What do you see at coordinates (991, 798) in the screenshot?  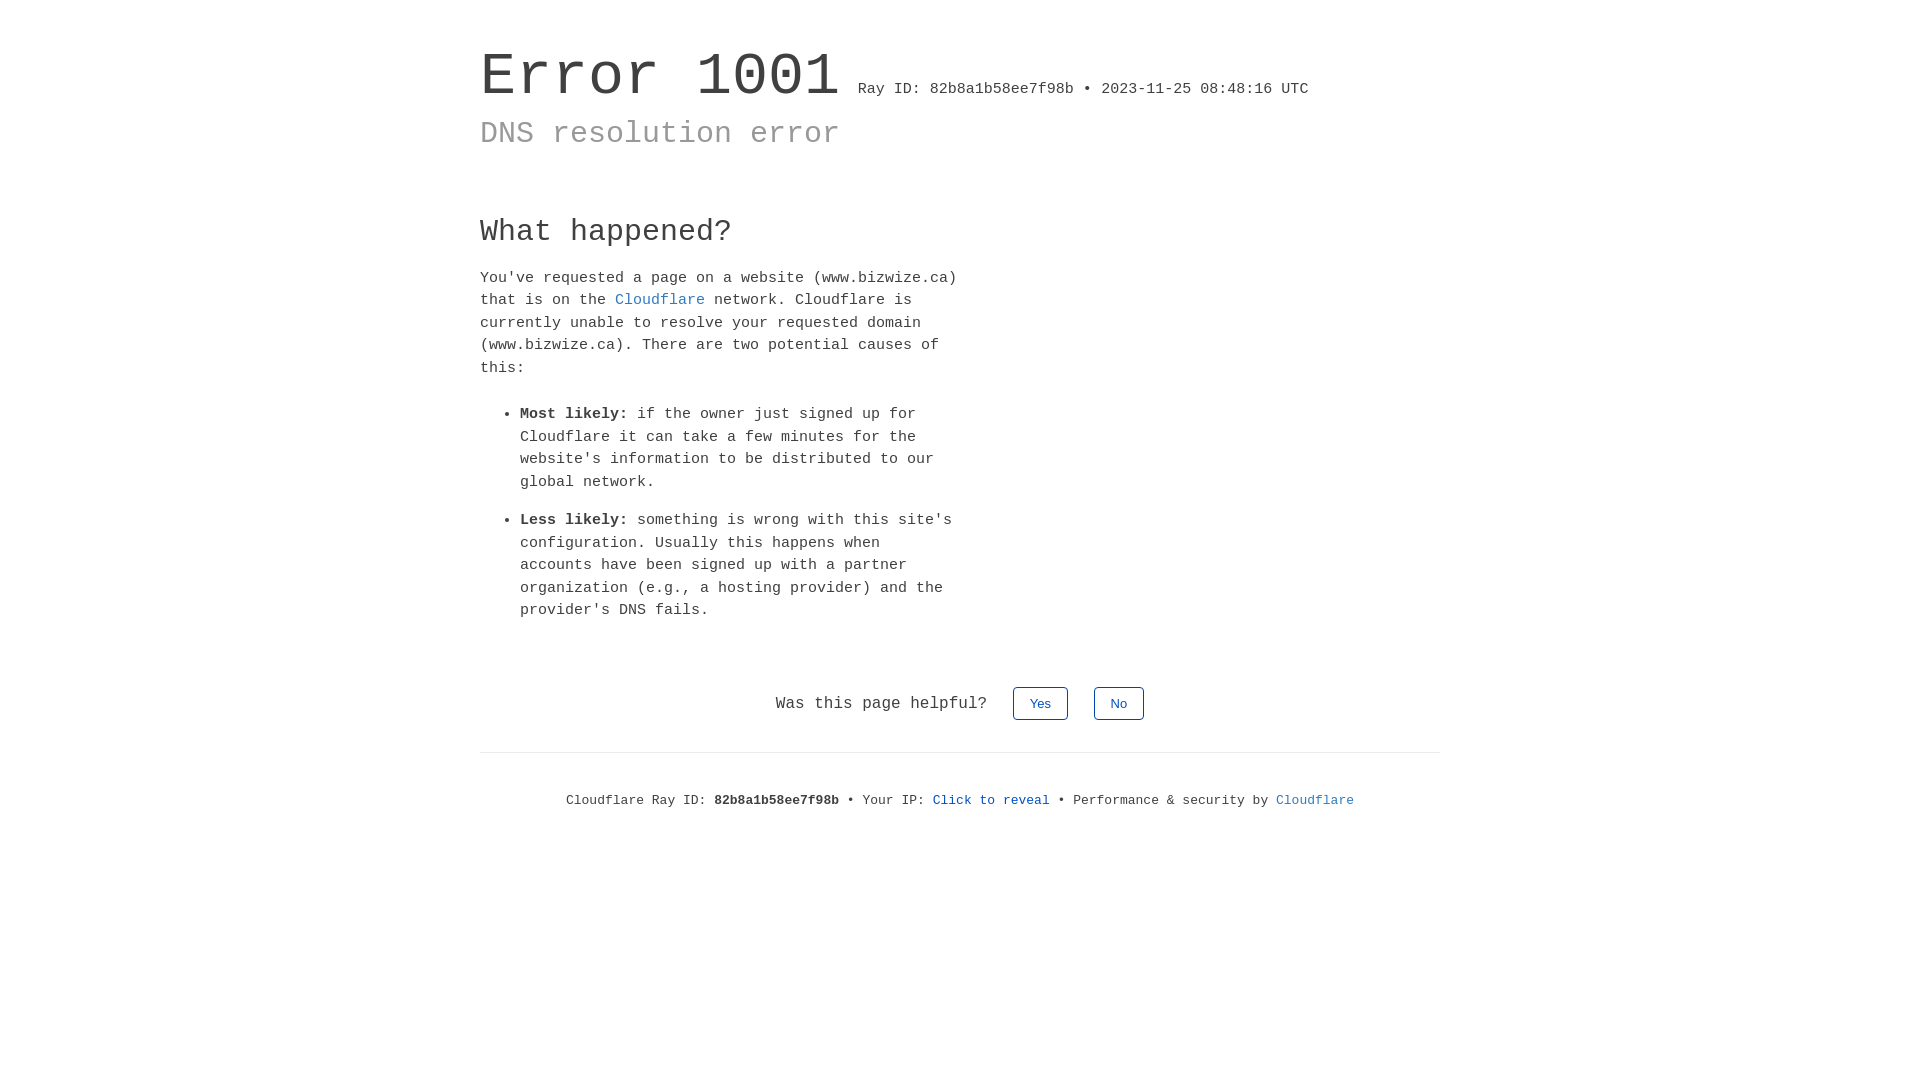 I see `'Click to reveal'` at bounding box center [991, 798].